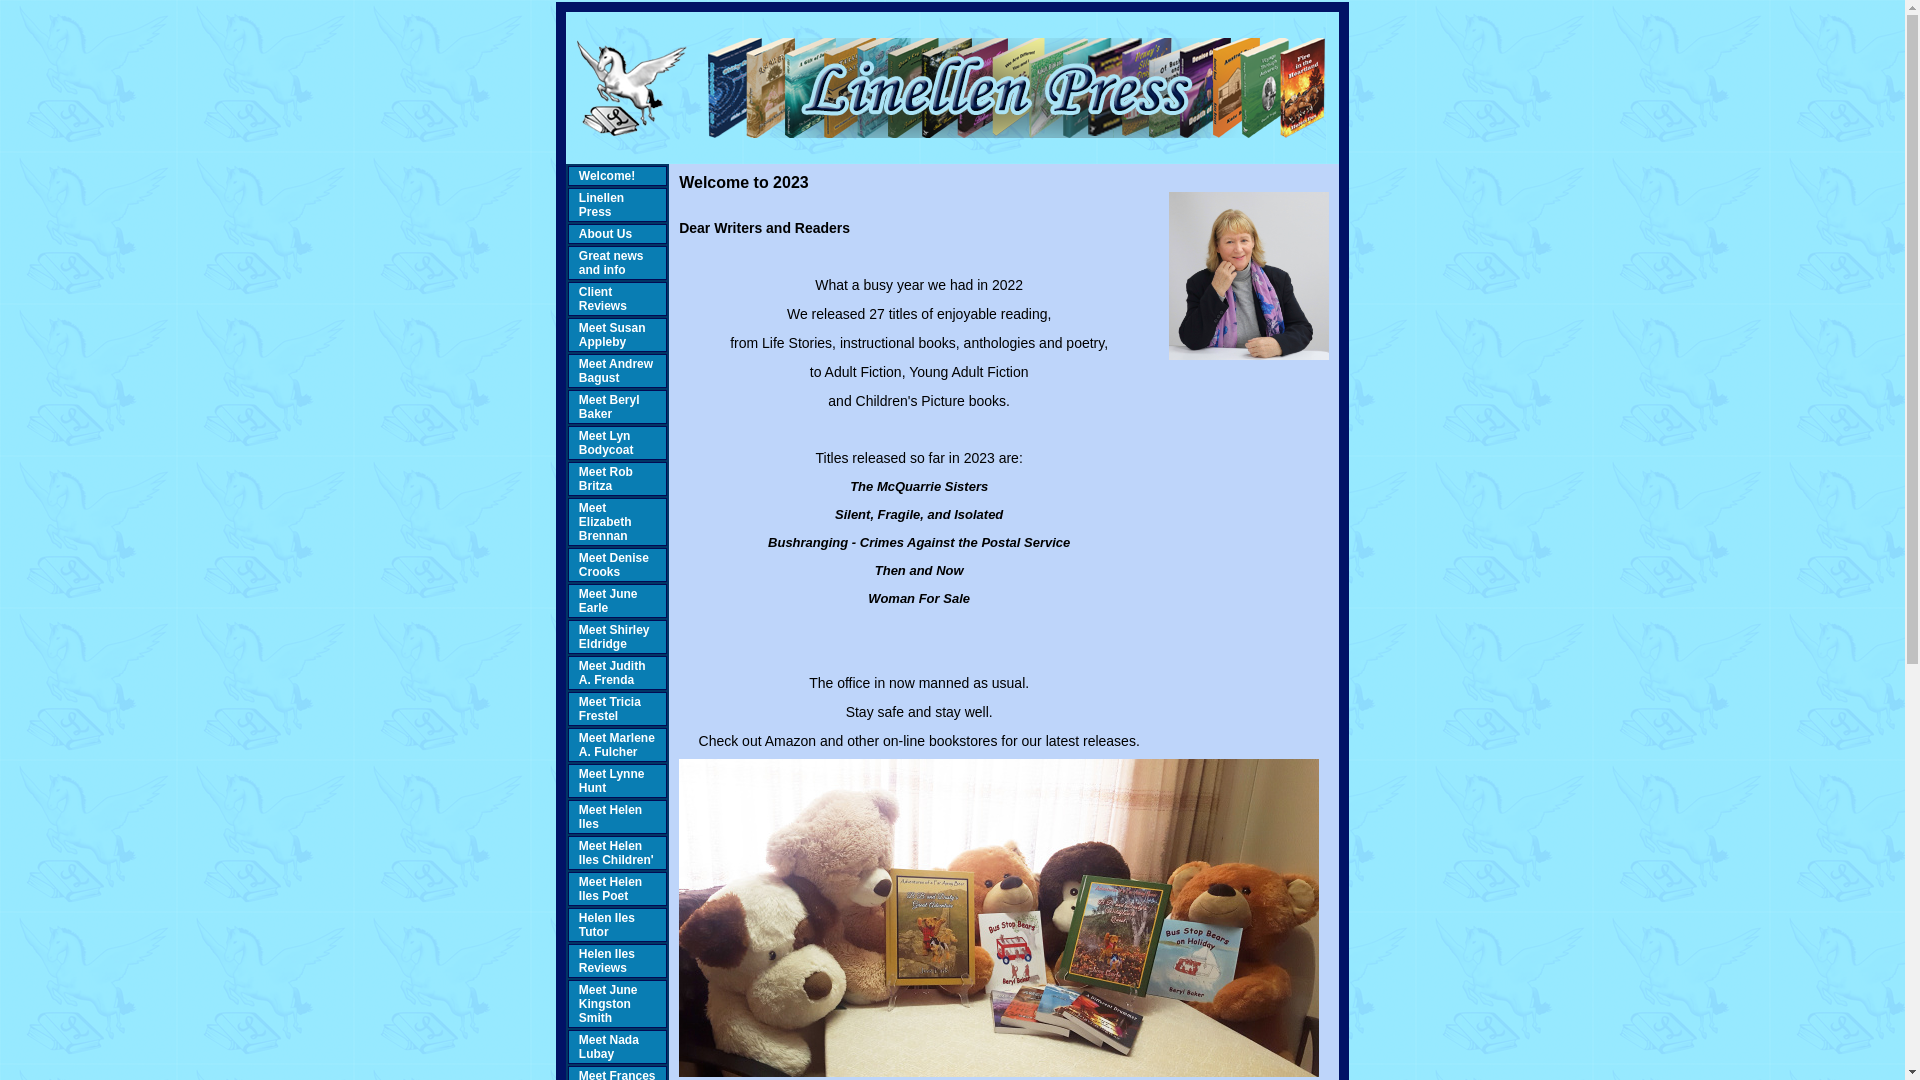 Image resolution: width=1920 pixels, height=1080 pixels. I want to click on 'Meet Susan Appleby', so click(611, 334).